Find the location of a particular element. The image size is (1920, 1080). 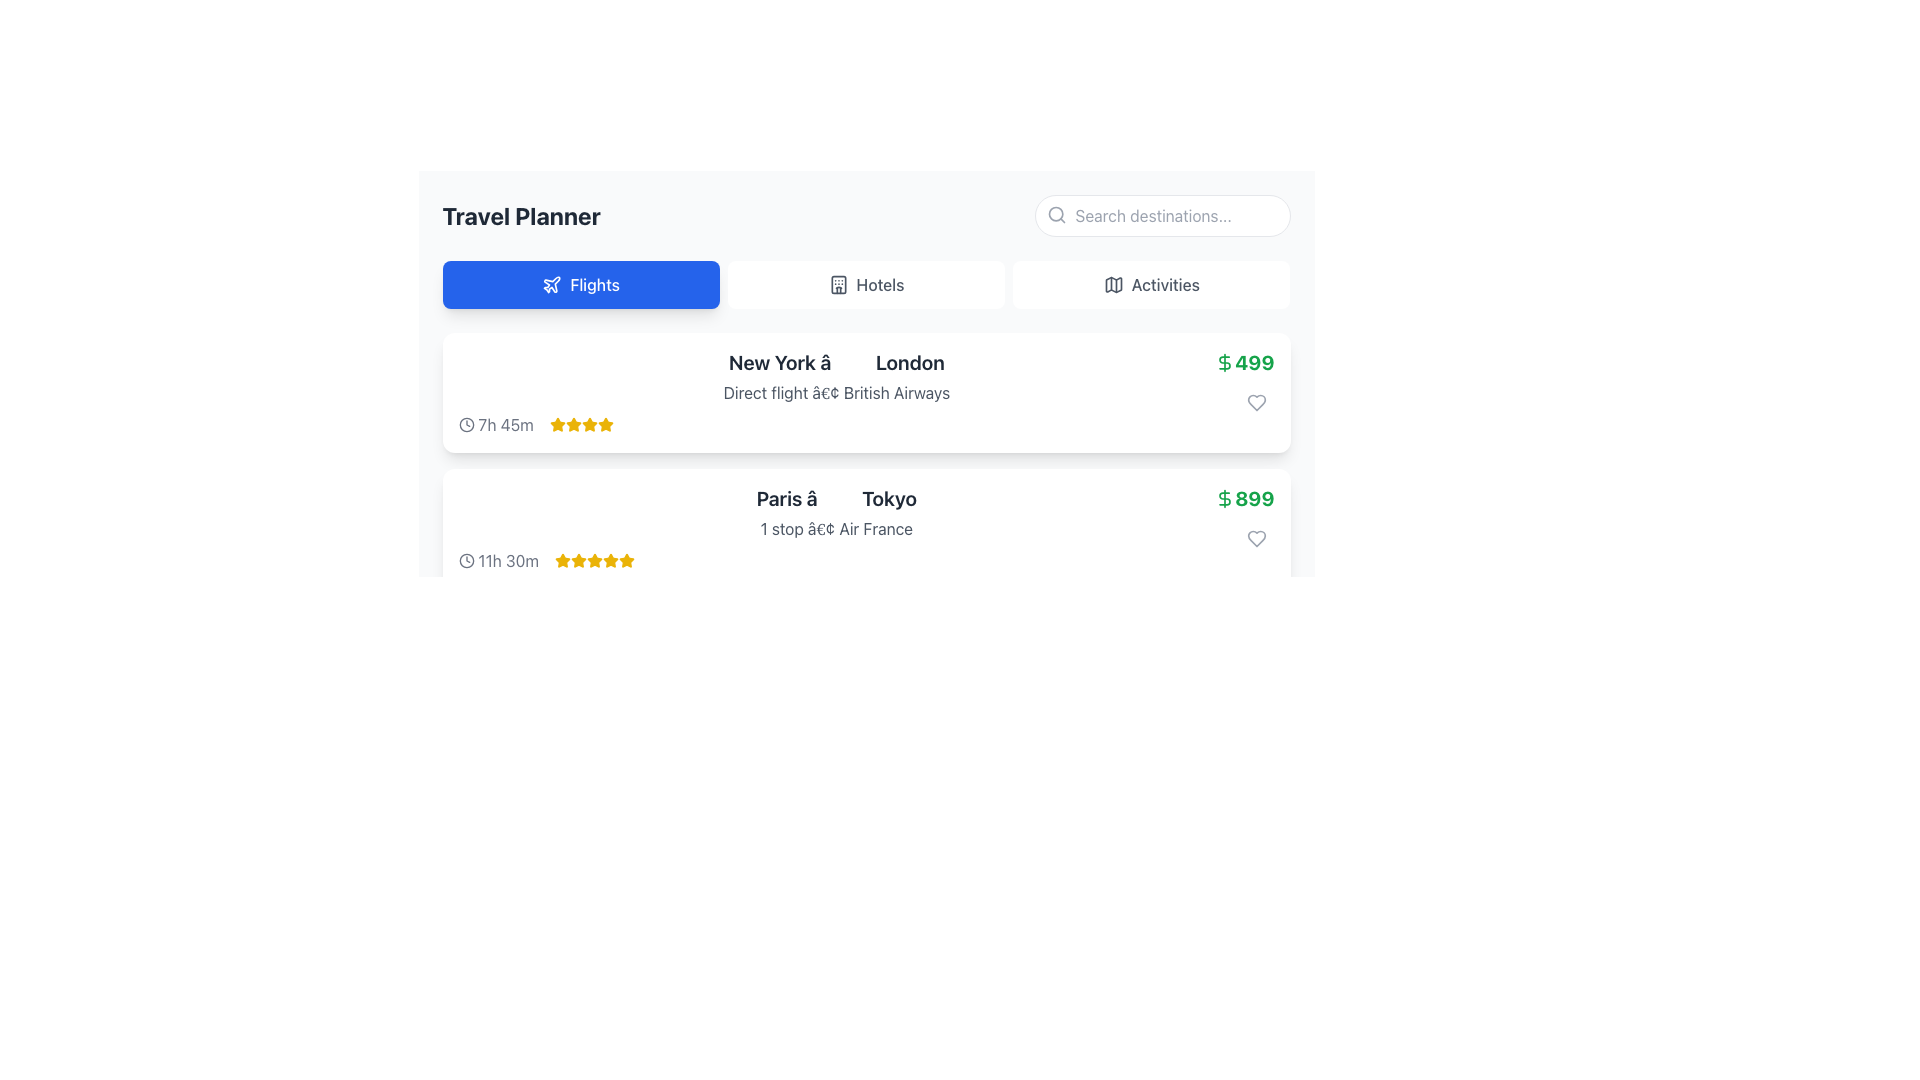

the first star icon in the rating system is located at coordinates (557, 423).